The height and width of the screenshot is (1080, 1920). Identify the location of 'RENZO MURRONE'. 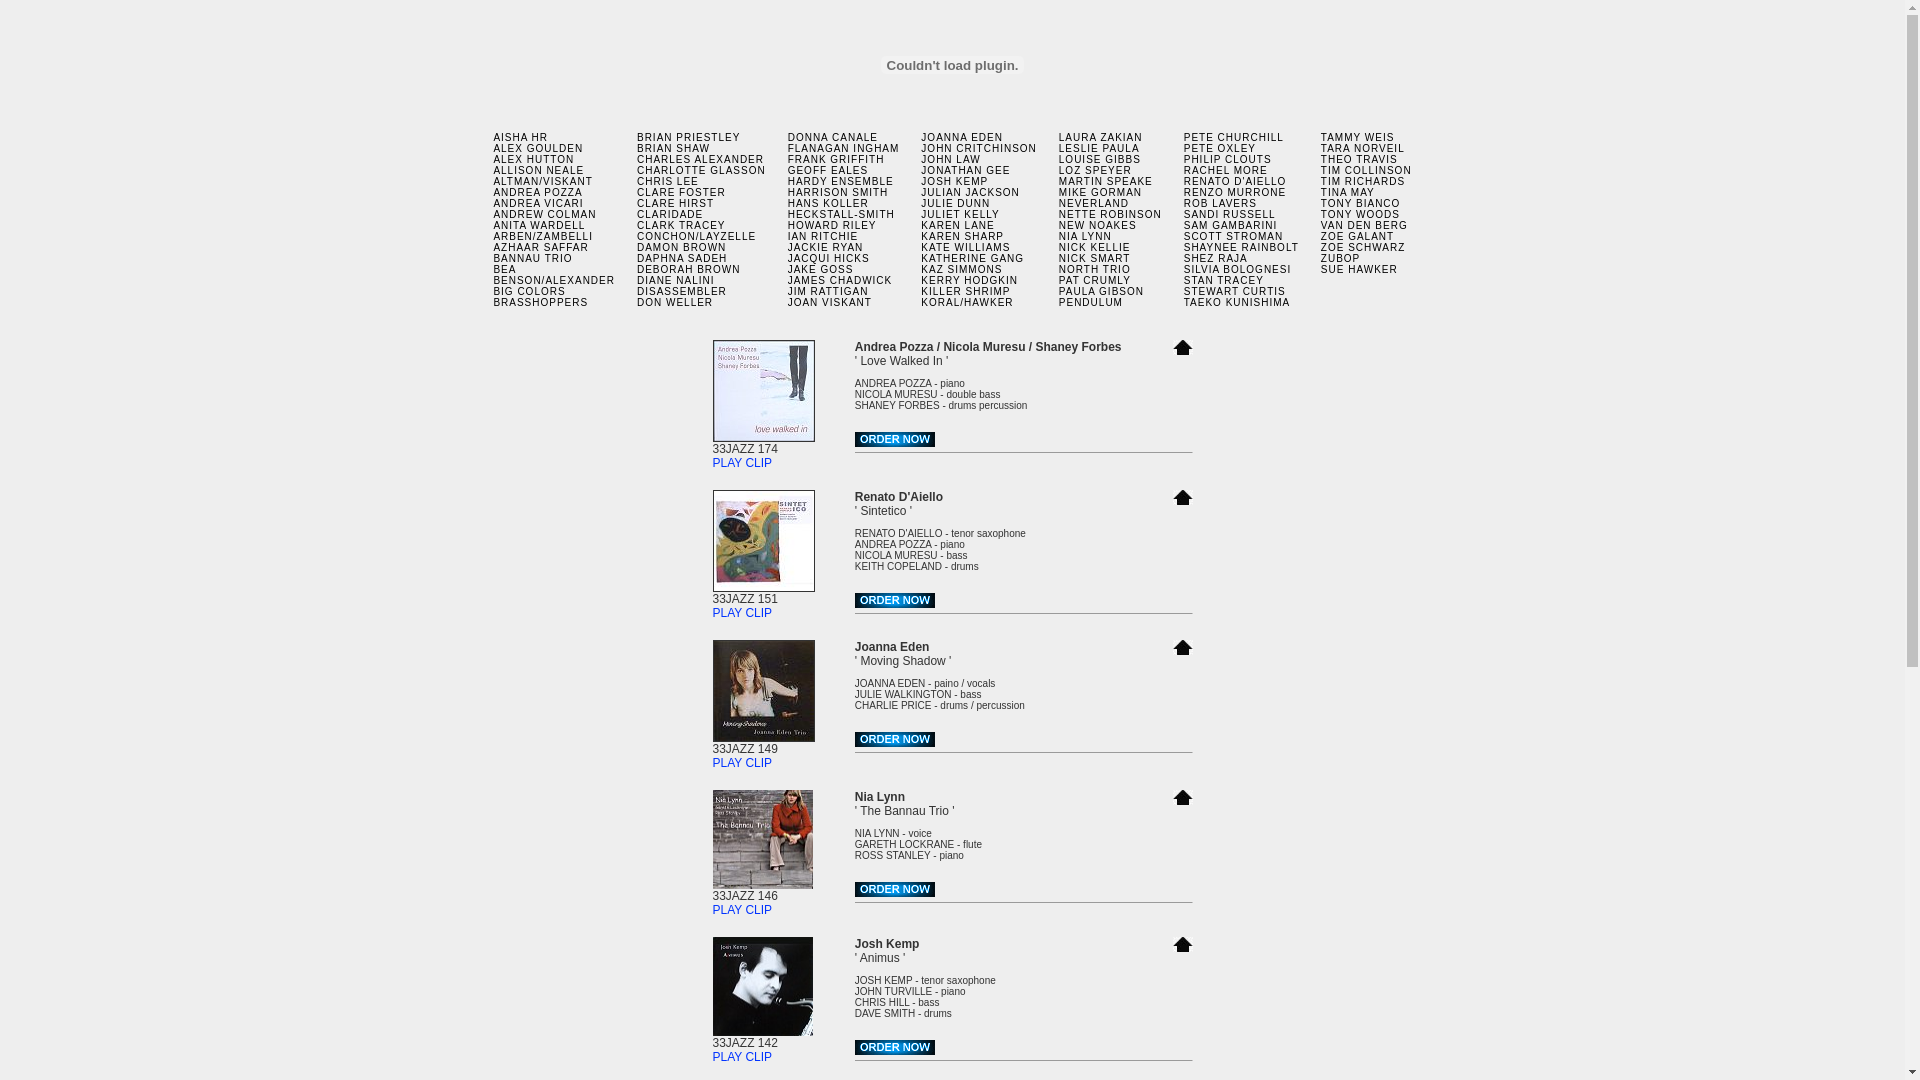
(1184, 192).